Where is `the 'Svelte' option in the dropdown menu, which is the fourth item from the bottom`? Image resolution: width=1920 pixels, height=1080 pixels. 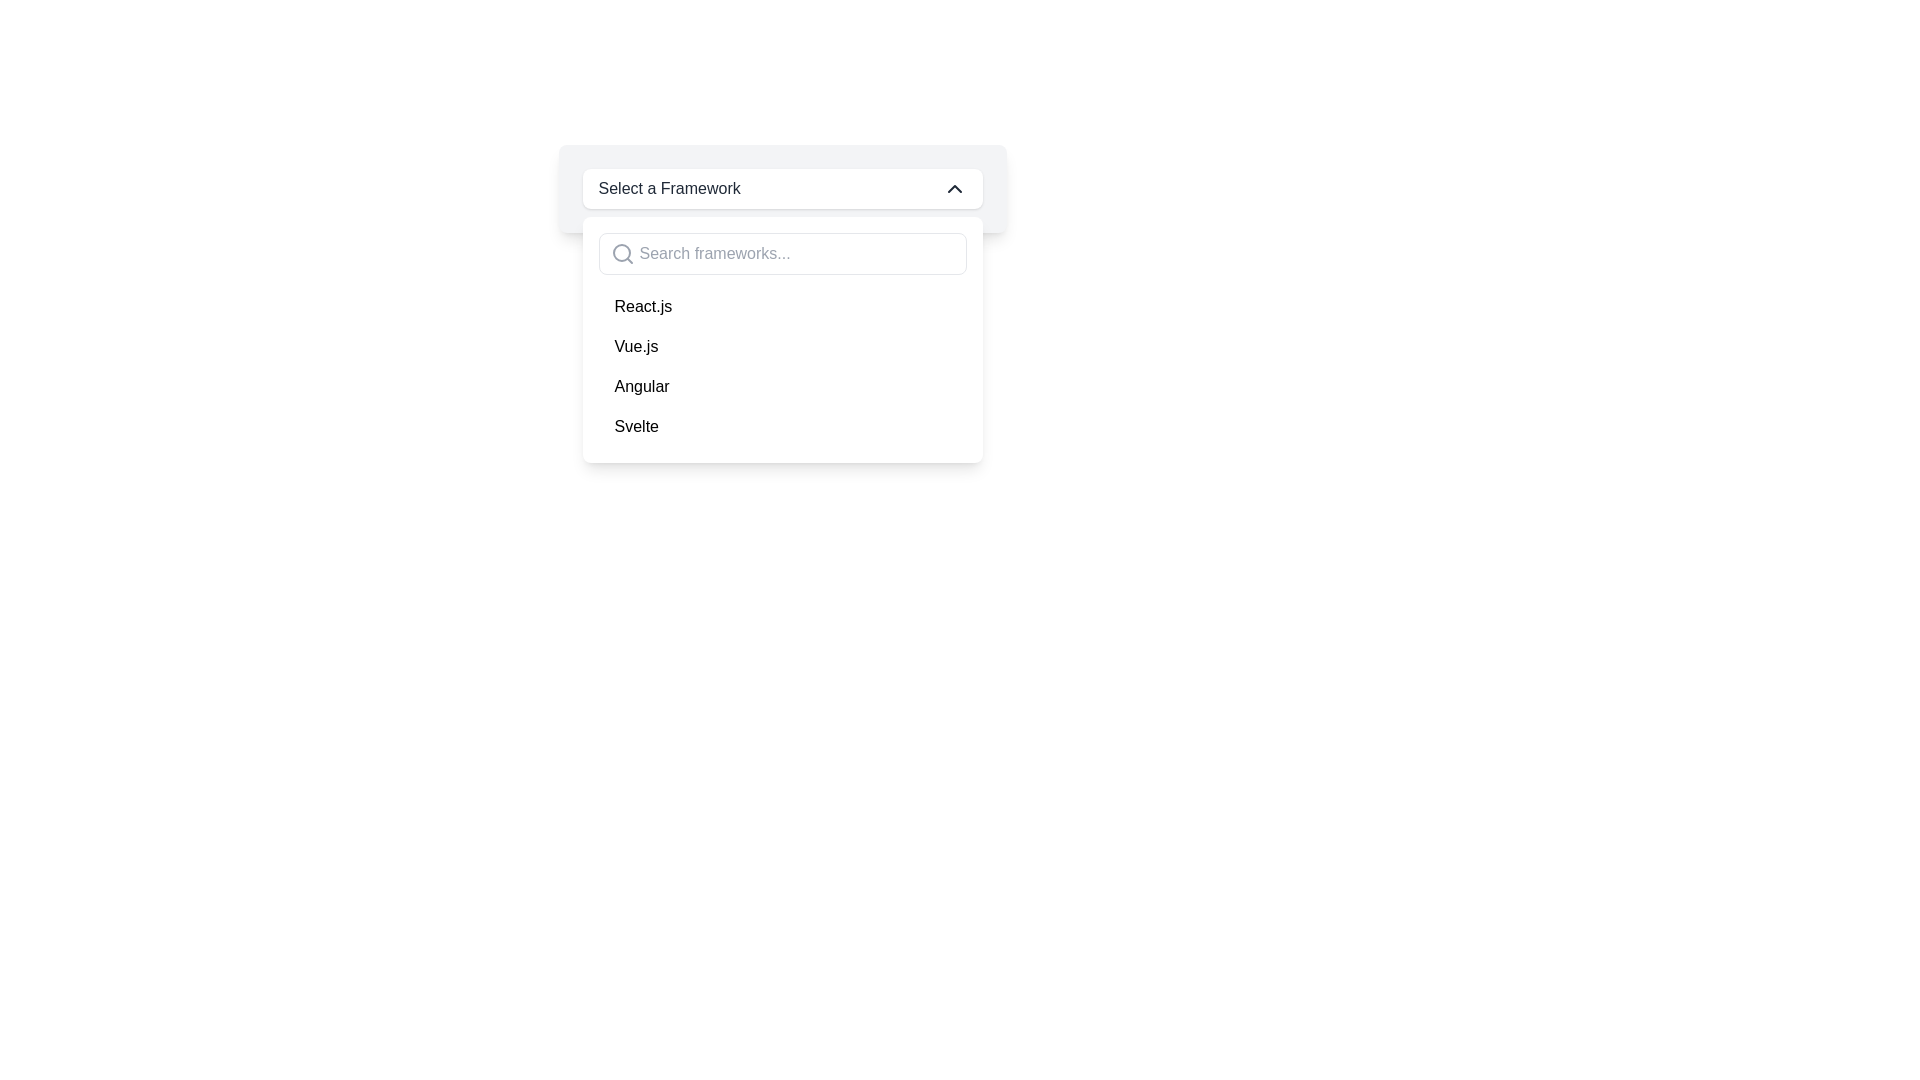
the 'Svelte' option in the dropdown menu, which is the fourth item from the bottom is located at coordinates (781, 426).